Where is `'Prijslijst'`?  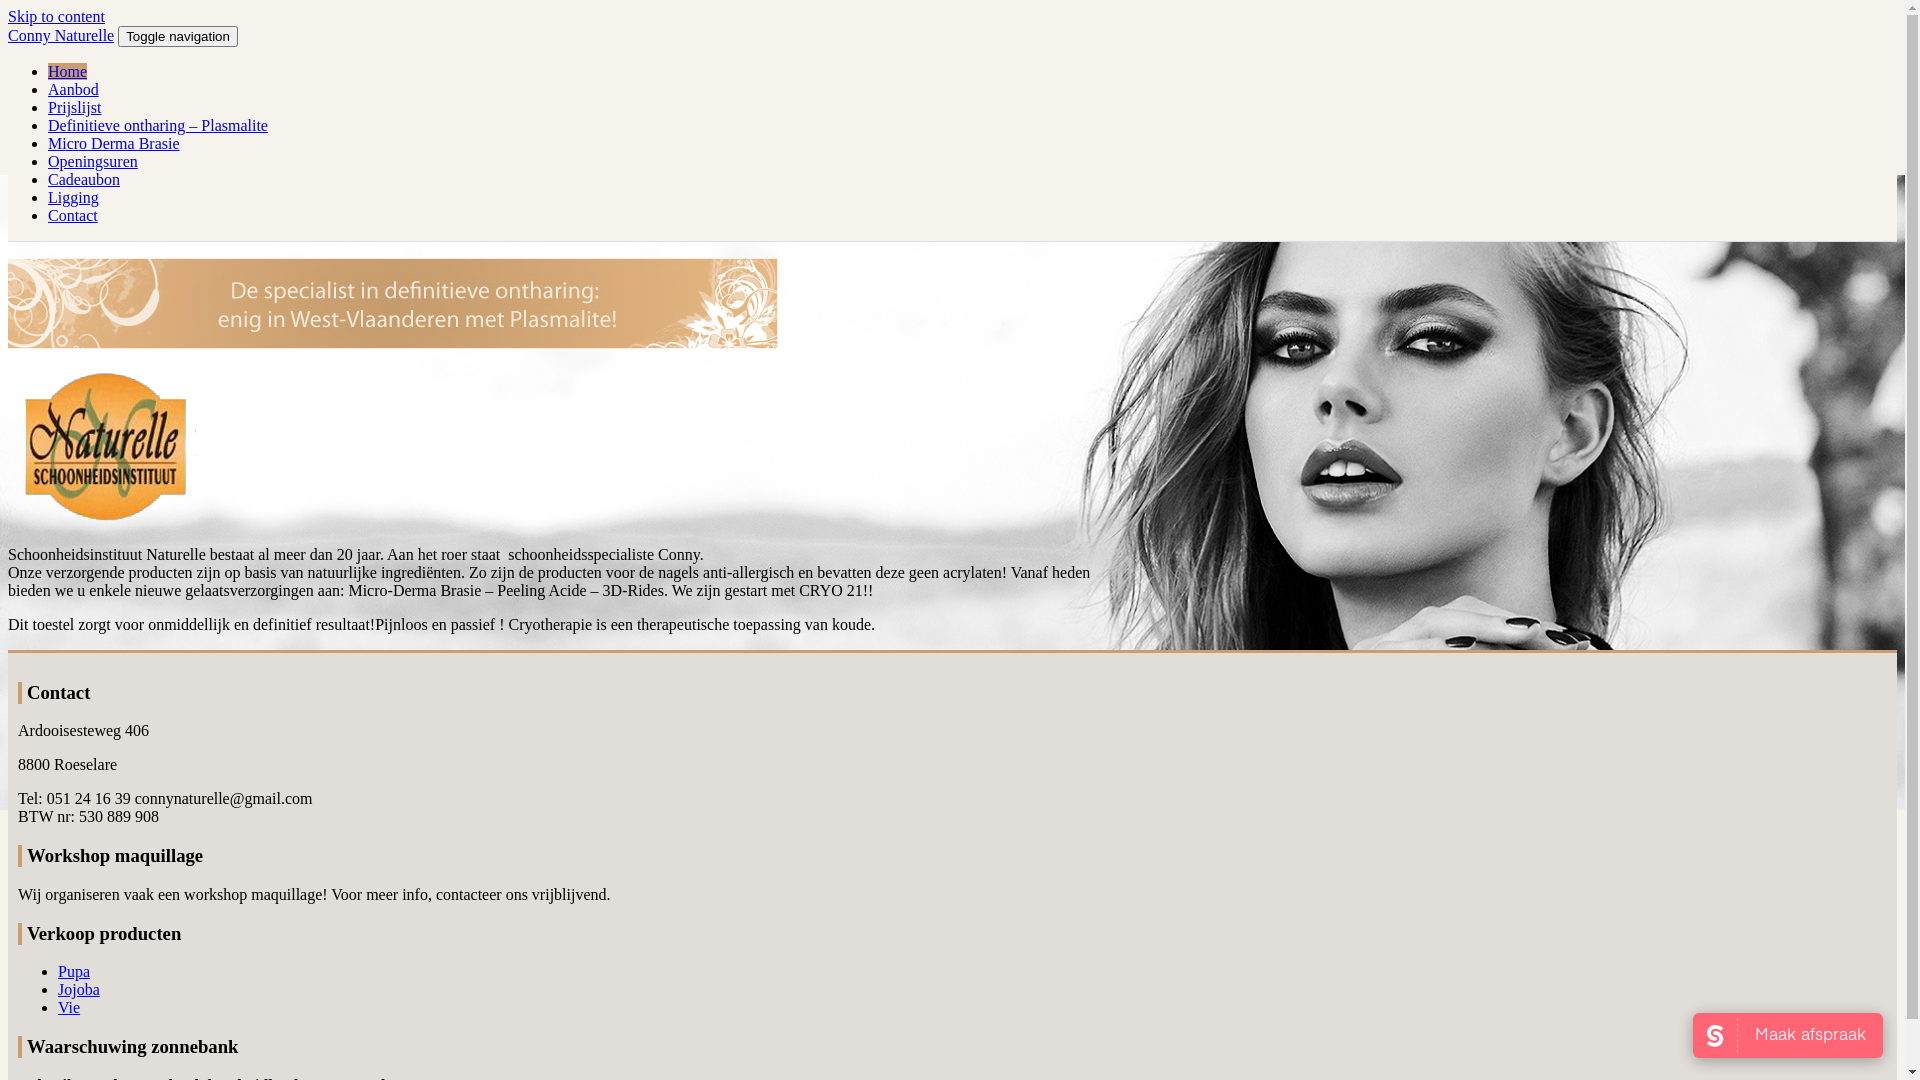 'Prijslijst' is located at coordinates (74, 107).